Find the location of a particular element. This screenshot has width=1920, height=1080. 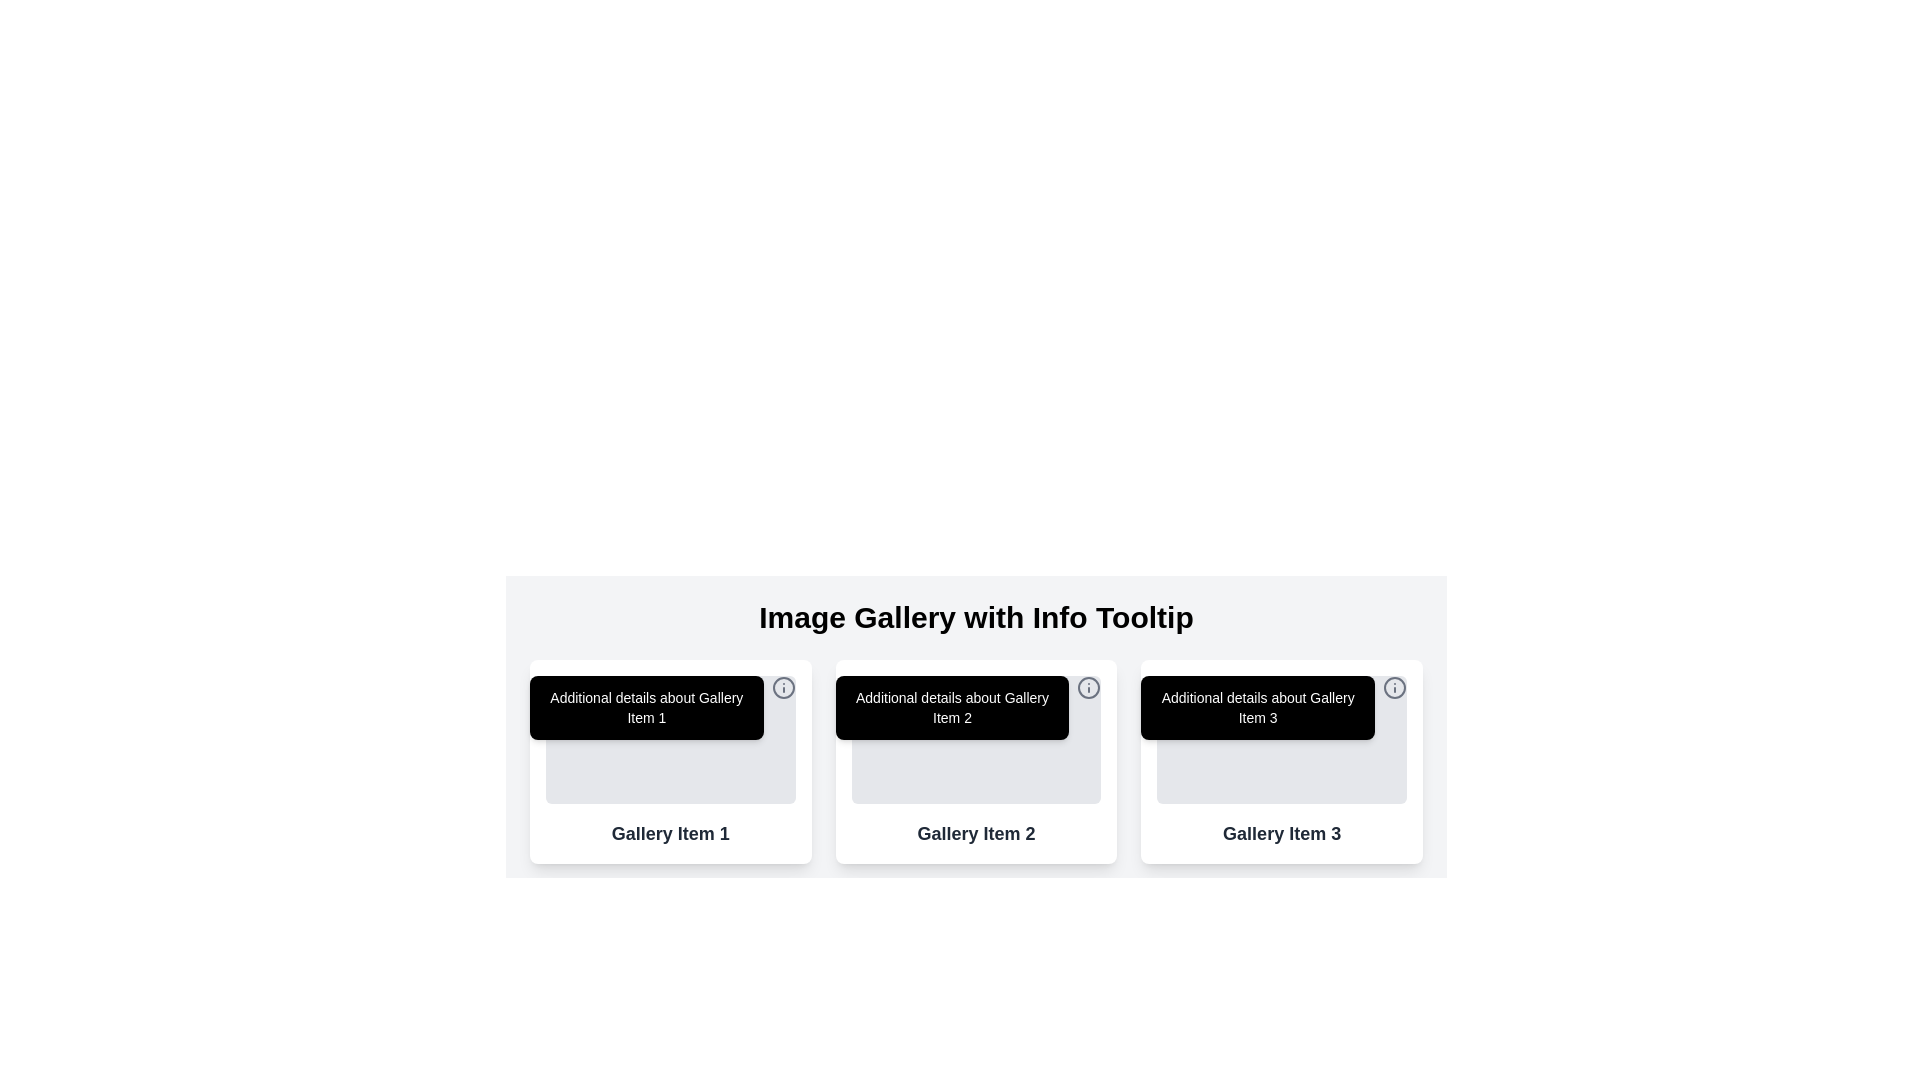

the visual state of the Circle element in the information icon located at the top-right corner of the second gallery item is located at coordinates (1088, 686).